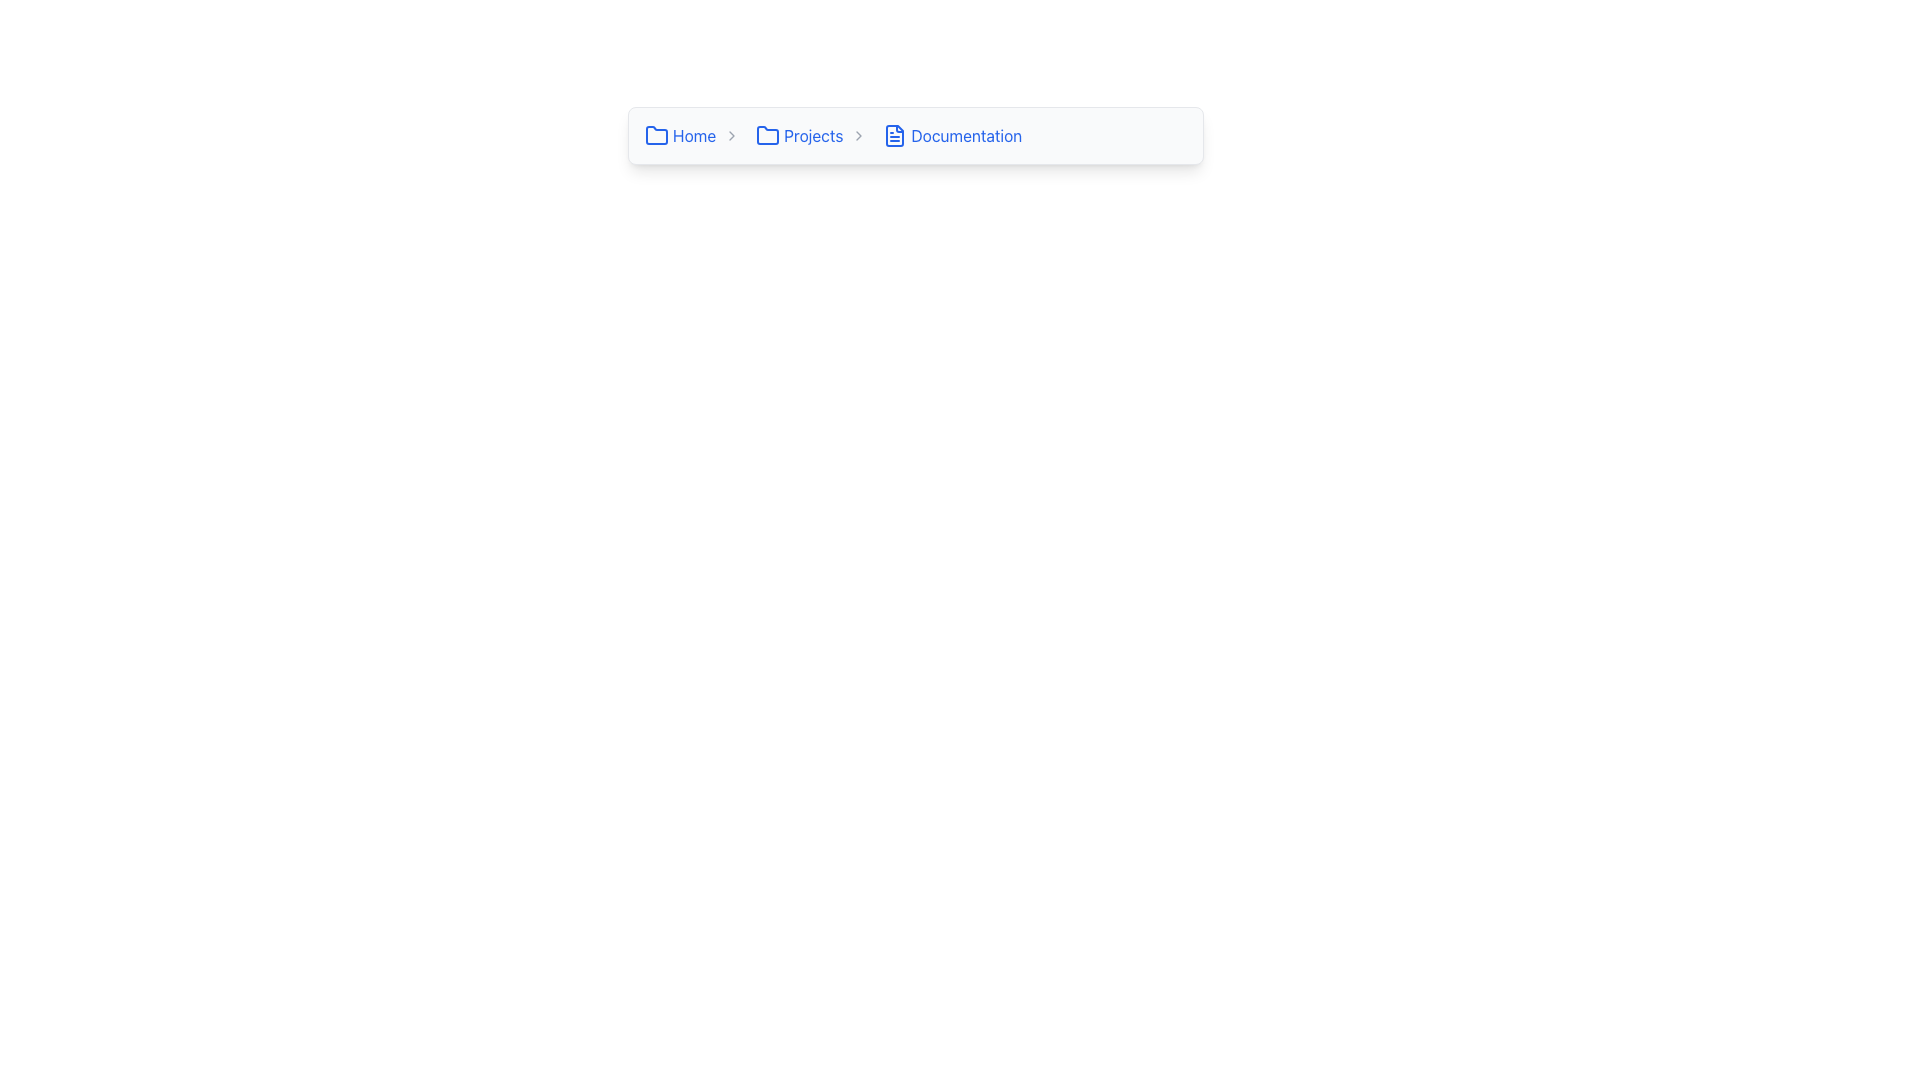 The width and height of the screenshot is (1920, 1080). Describe the element at coordinates (894, 135) in the screenshot. I see `the blue file document icon in the breadcrumb navigation bar, which is positioned before the 'Documentation' label` at that location.